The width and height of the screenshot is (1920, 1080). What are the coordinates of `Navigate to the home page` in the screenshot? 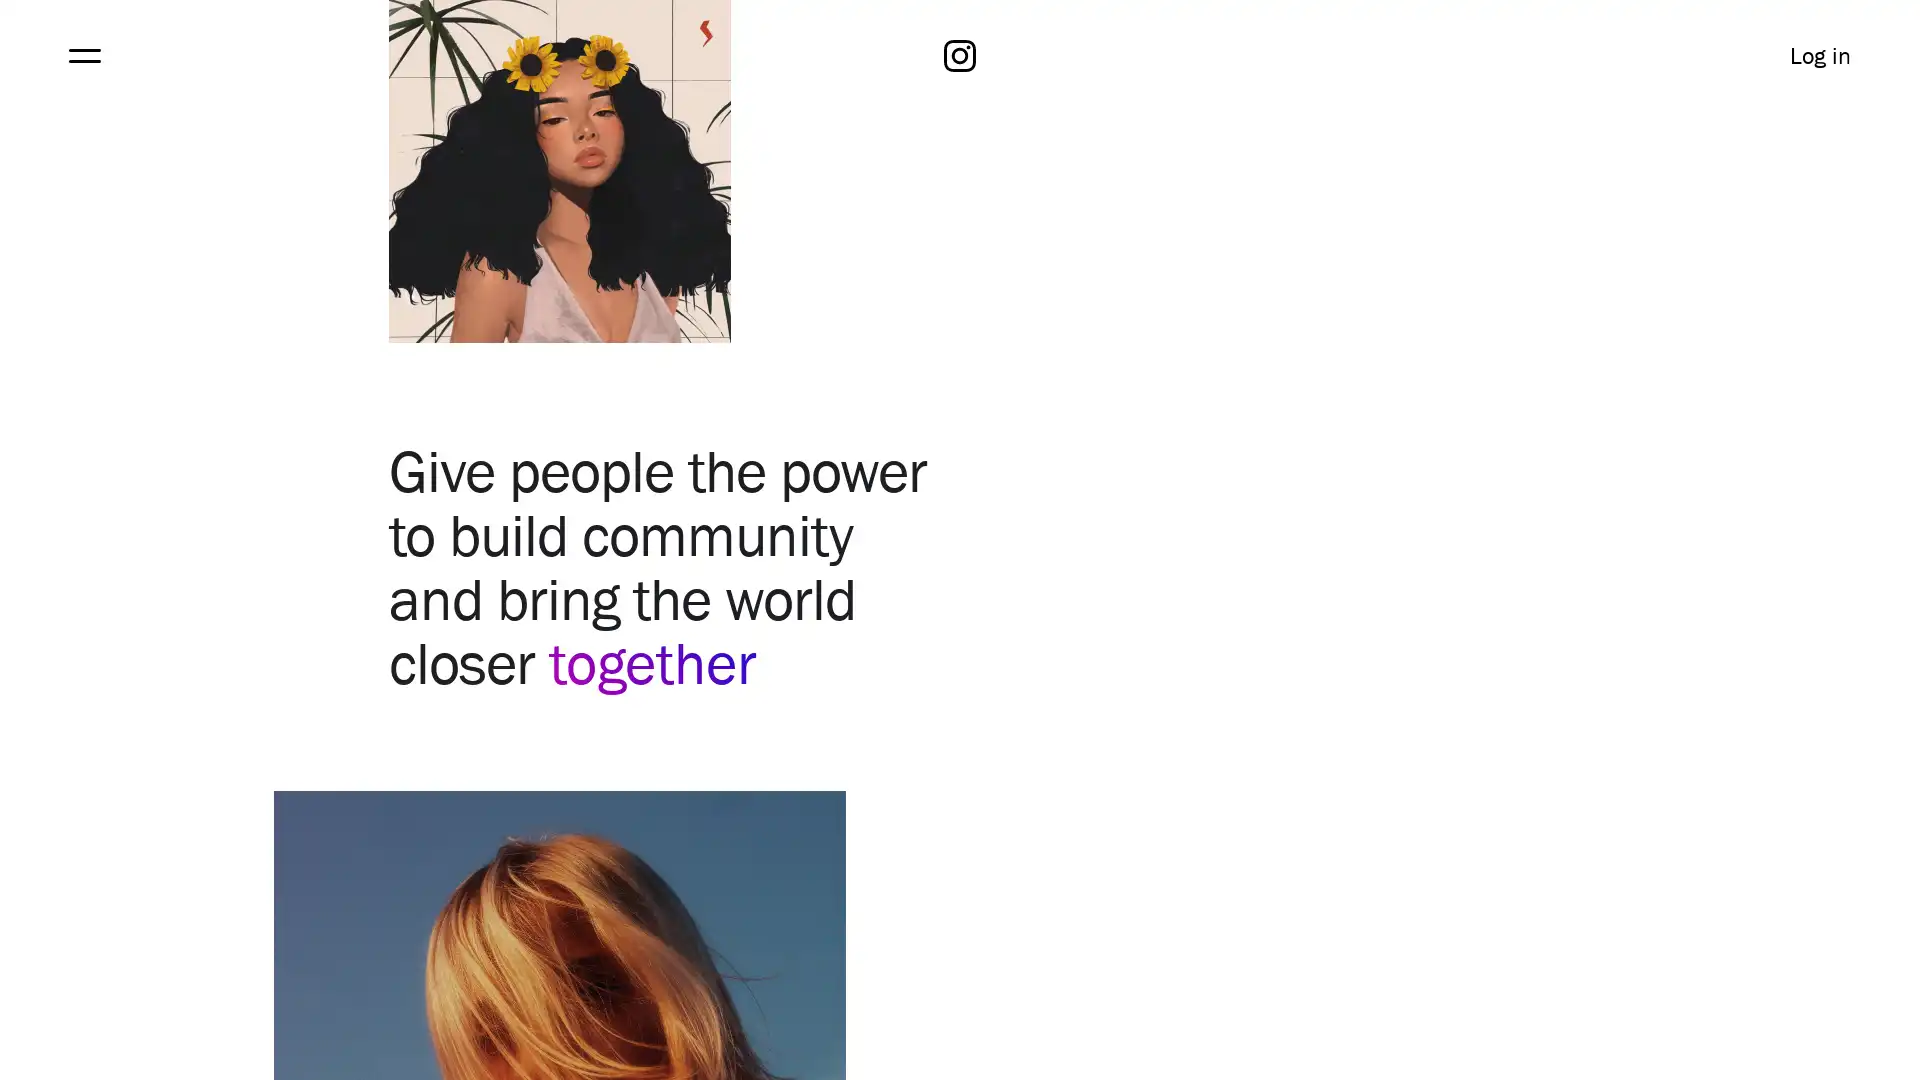 It's located at (960, 55).